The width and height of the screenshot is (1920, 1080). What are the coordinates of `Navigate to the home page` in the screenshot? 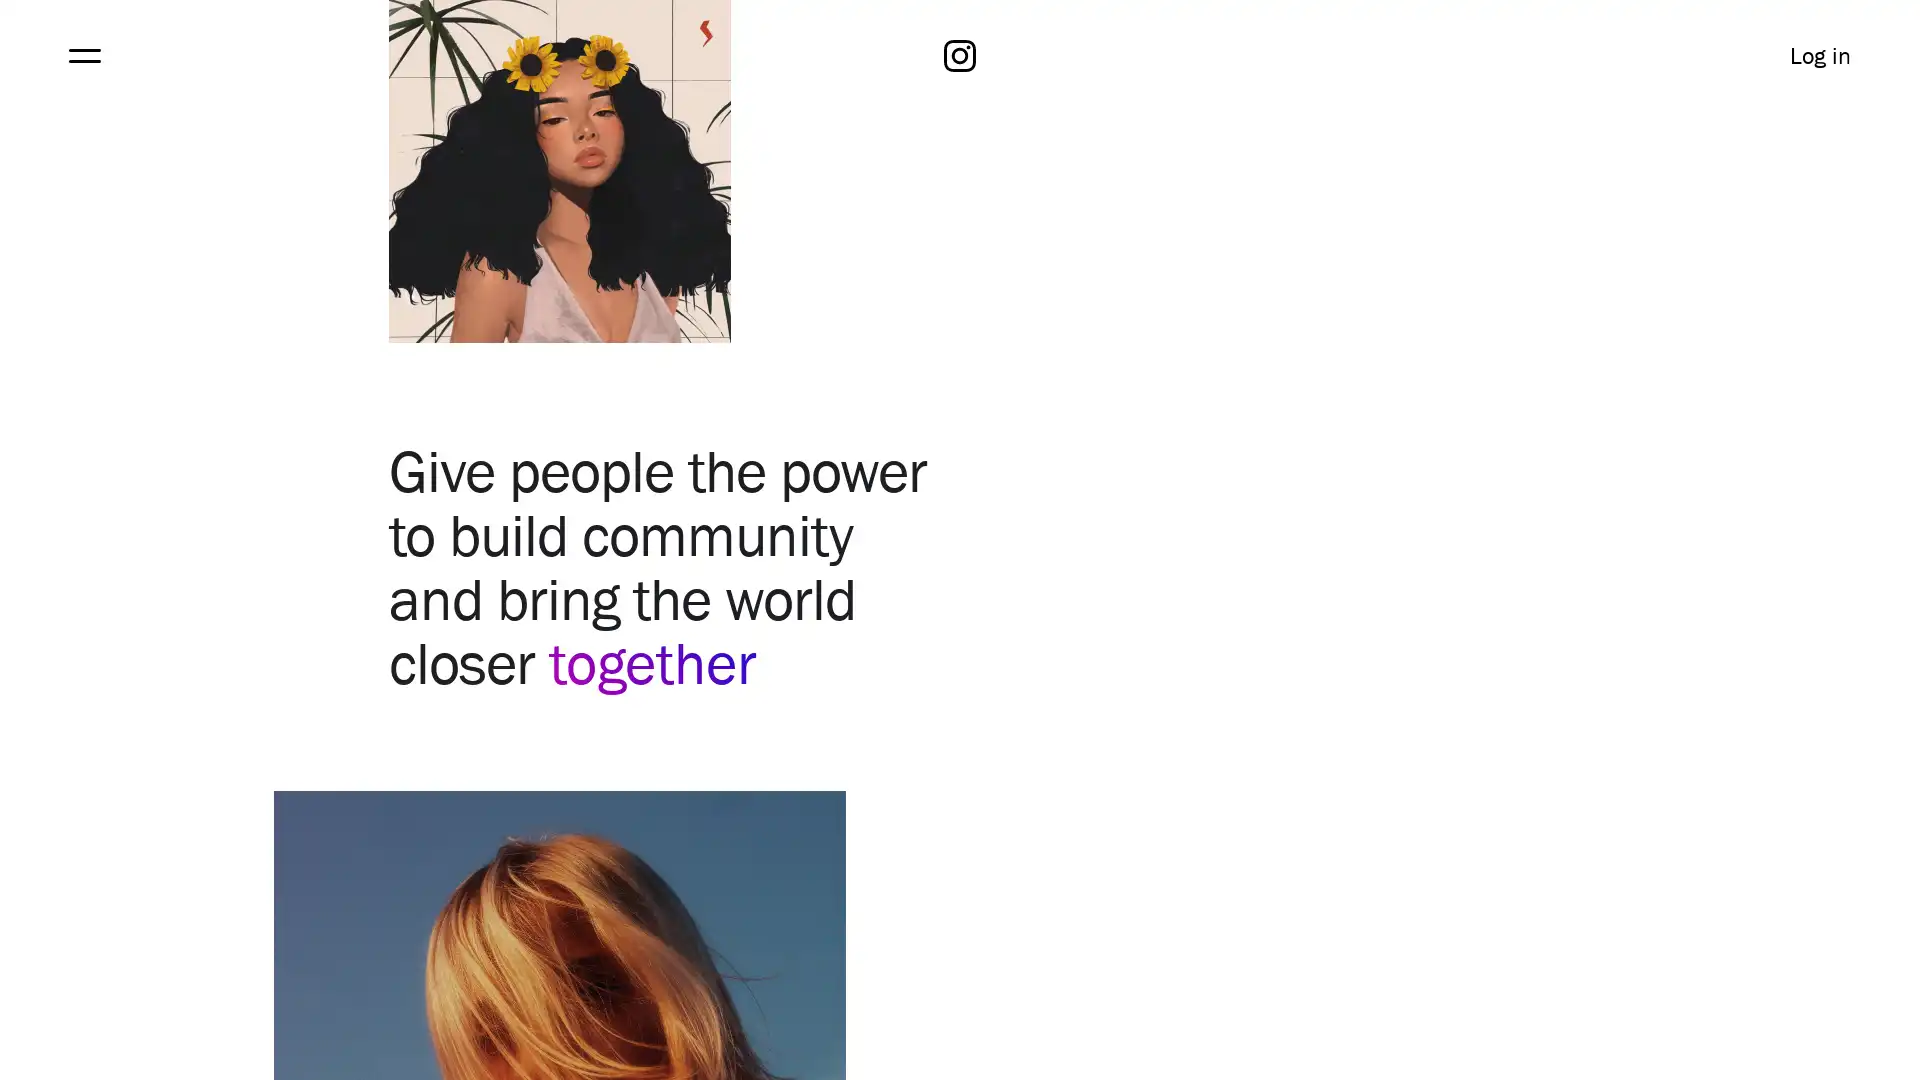 It's located at (960, 55).